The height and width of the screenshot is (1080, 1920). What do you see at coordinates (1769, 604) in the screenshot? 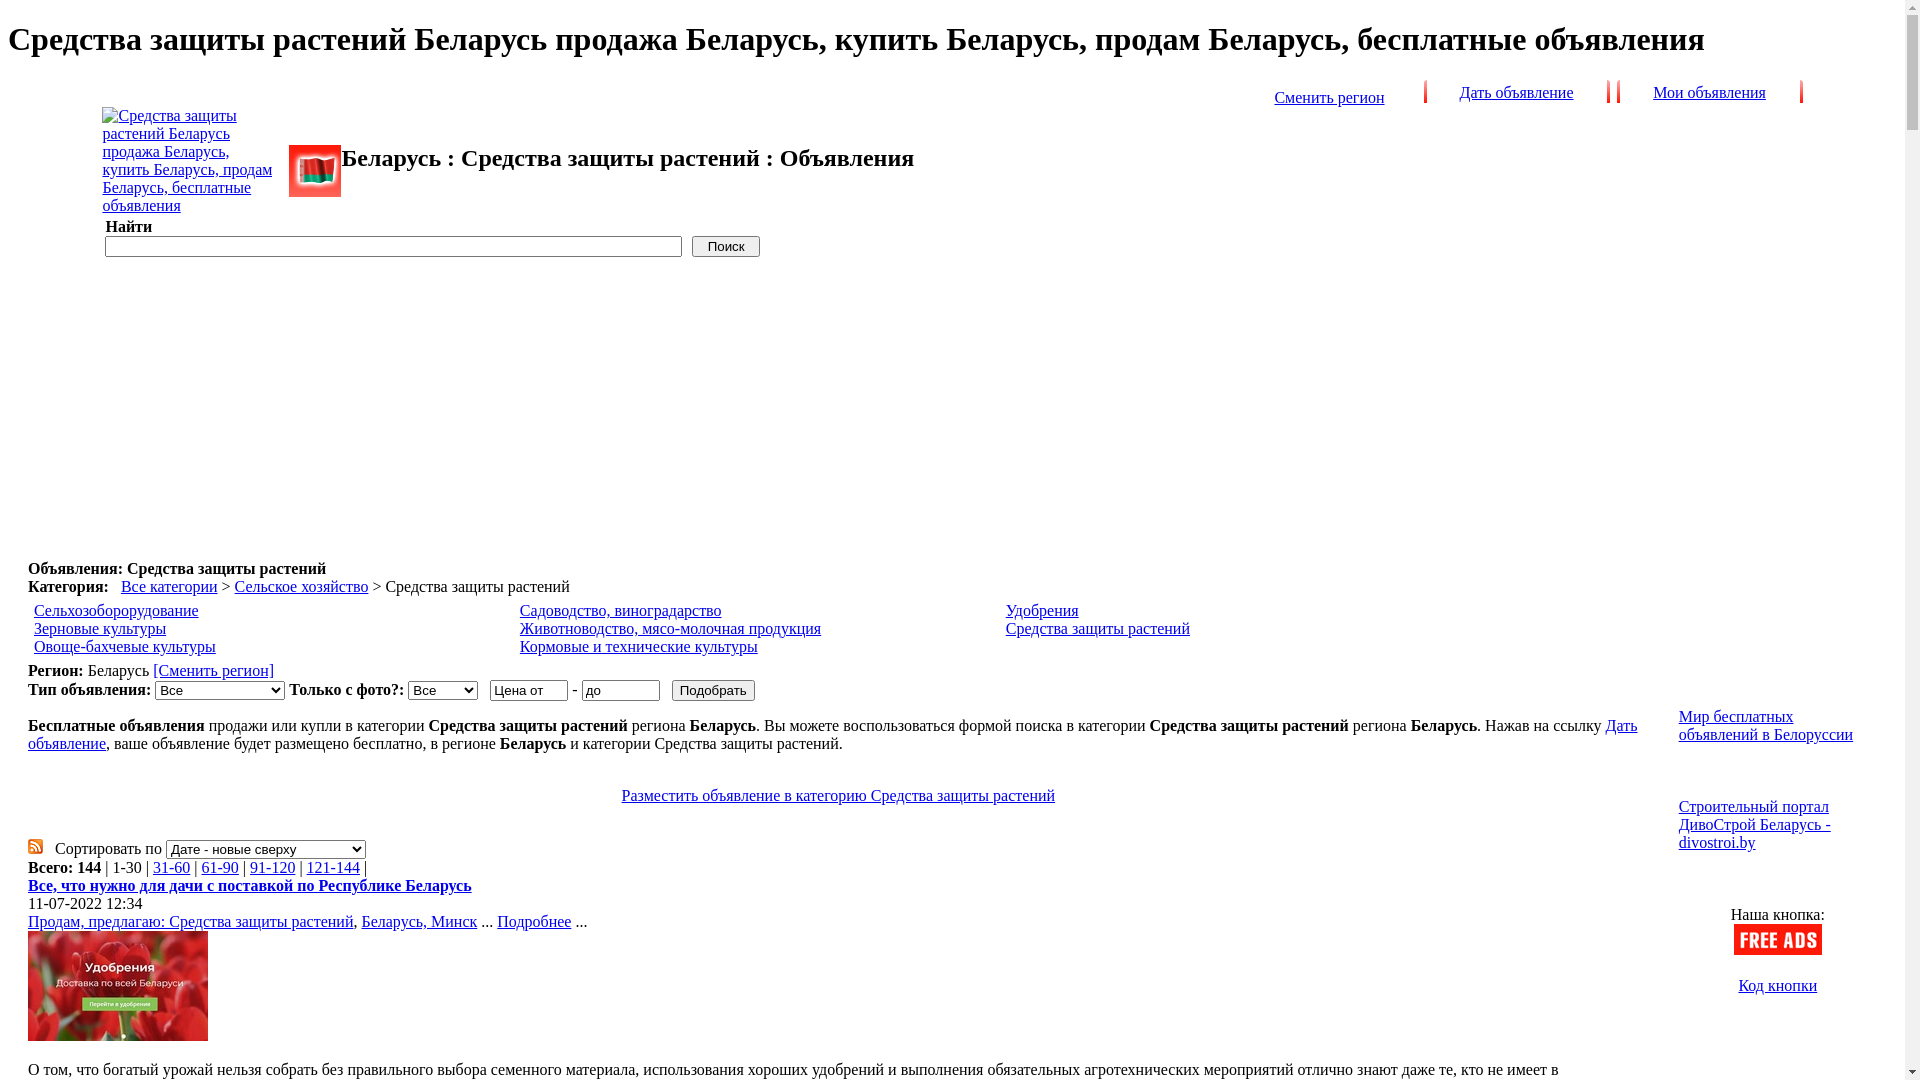
I see `'Advertisement'` at bounding box center [1769, 604].